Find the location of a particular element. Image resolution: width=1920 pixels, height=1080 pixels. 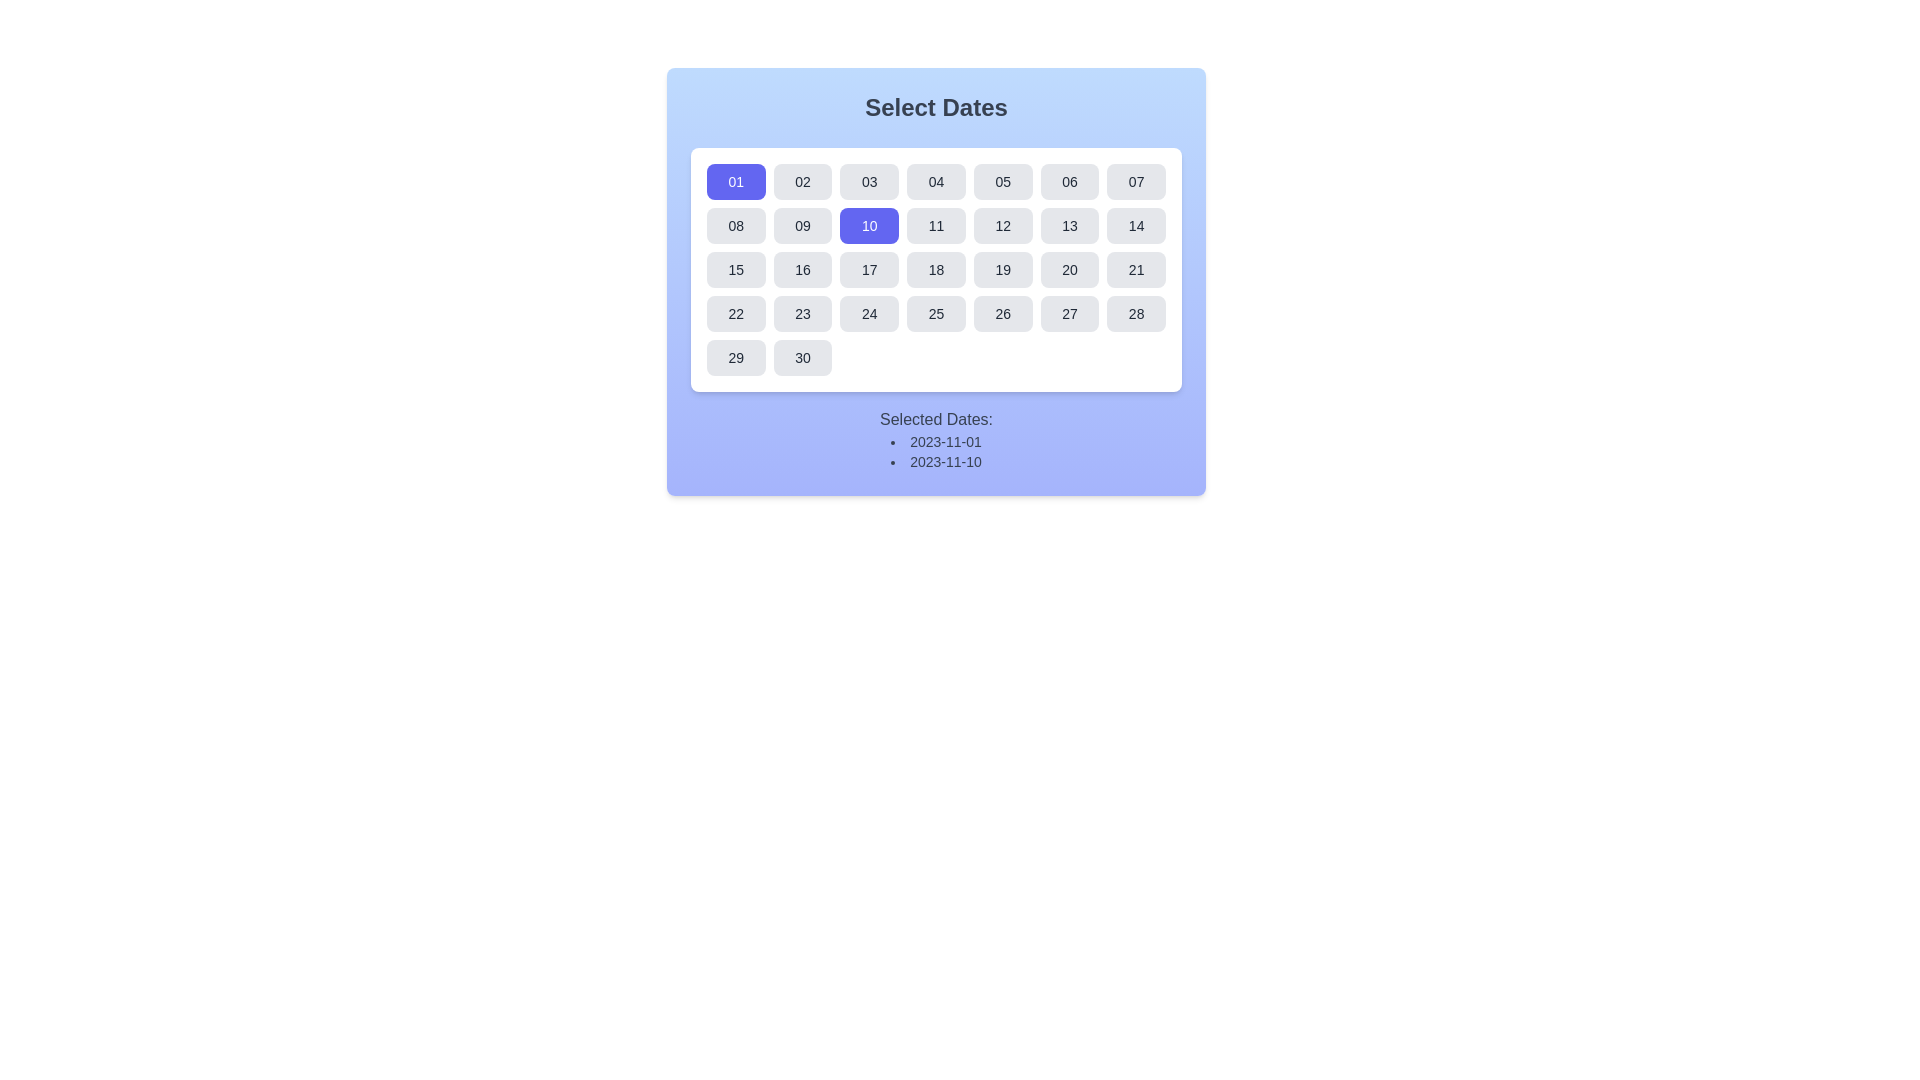

the seventh button in the second row of the date-picker interface is located at coordinates (1069, 225).